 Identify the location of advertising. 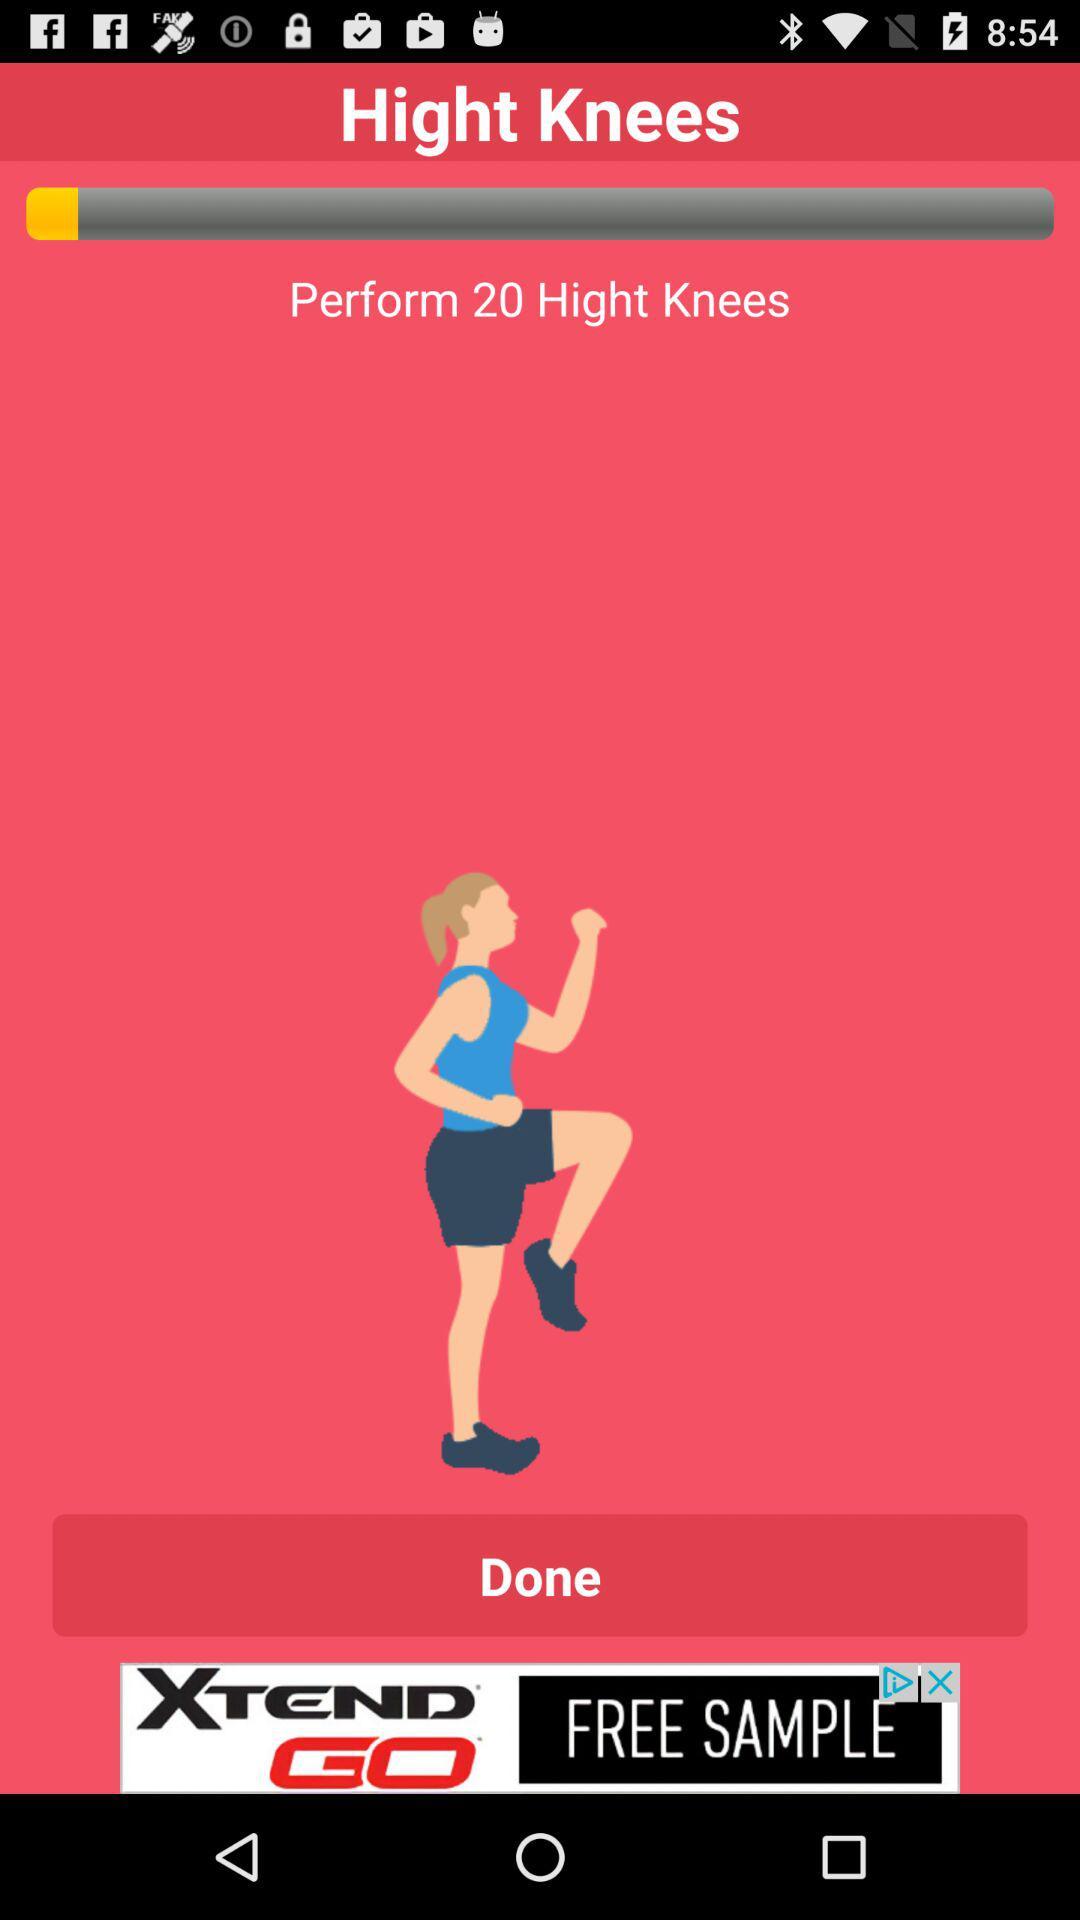
(540, 1727).